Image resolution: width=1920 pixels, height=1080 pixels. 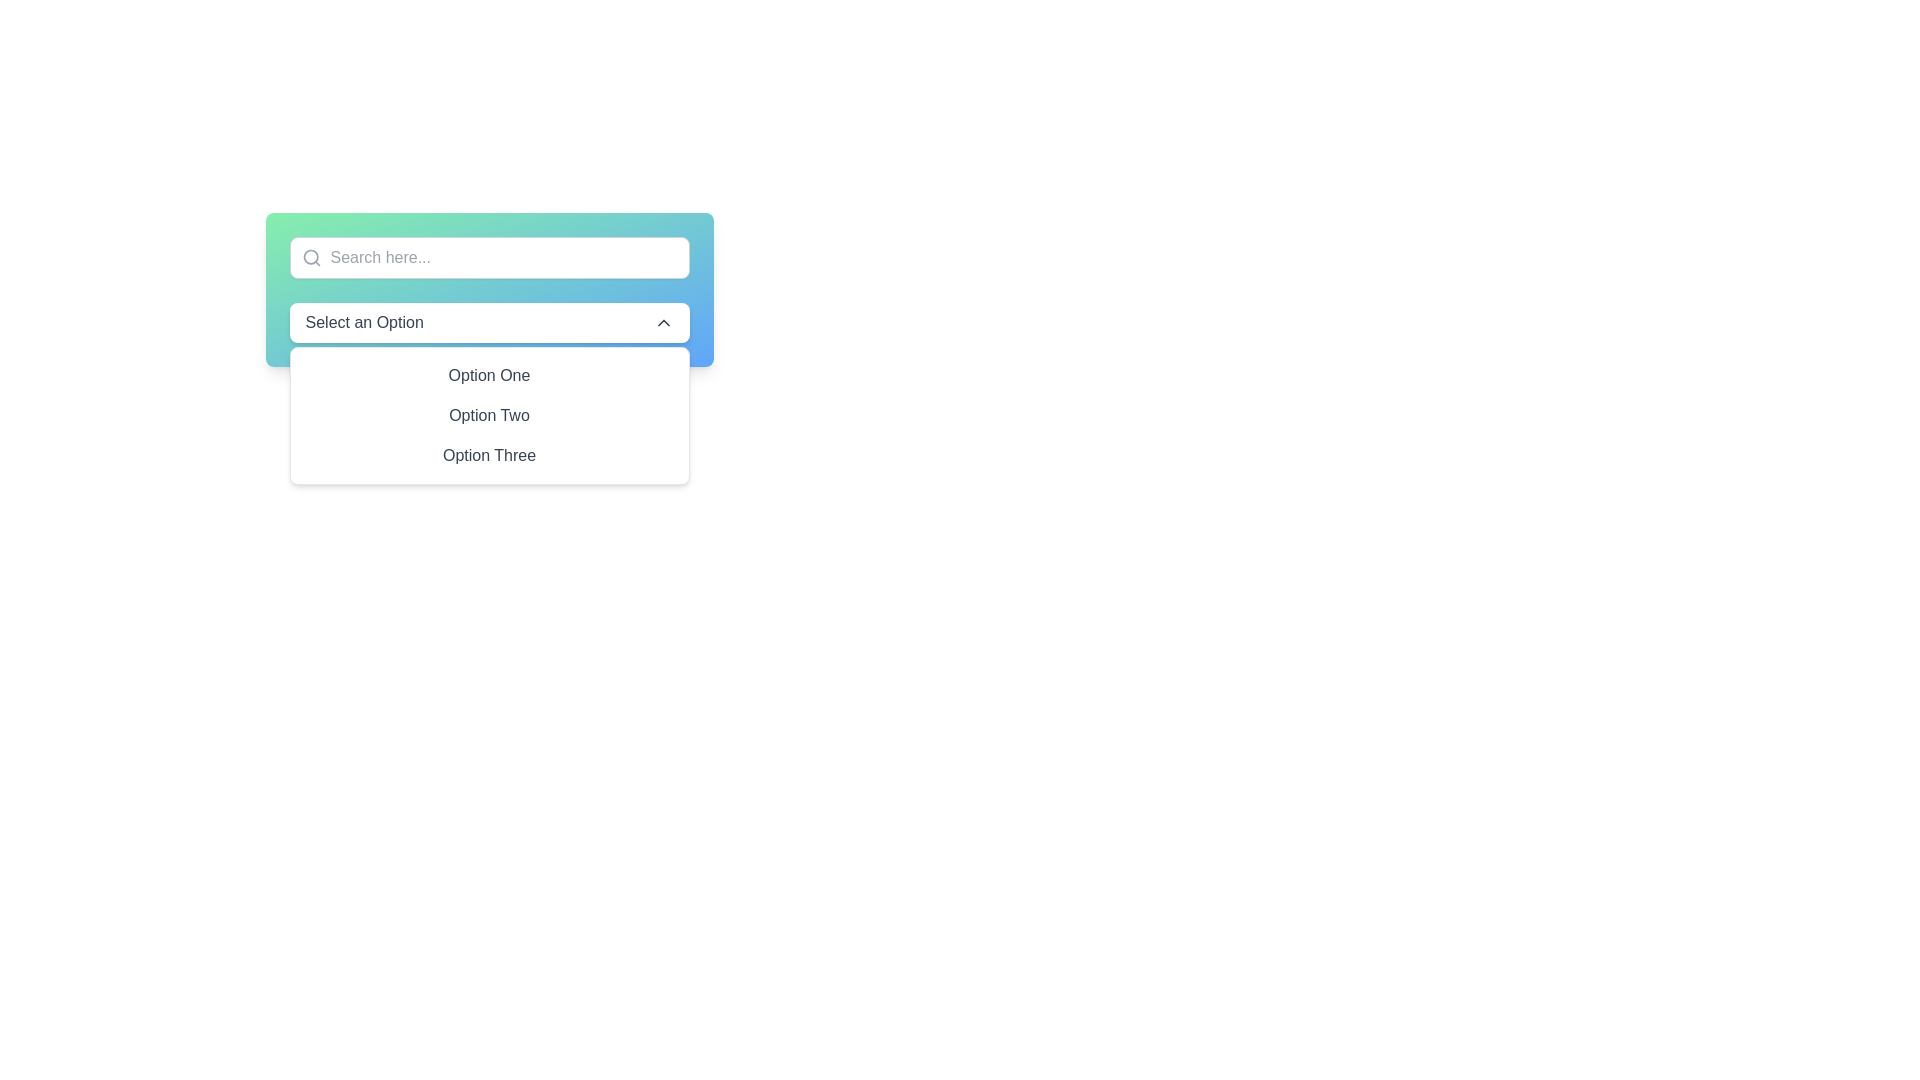 I want to click on the first selectable option within the dropdown menu, so click(x=489, y=375).